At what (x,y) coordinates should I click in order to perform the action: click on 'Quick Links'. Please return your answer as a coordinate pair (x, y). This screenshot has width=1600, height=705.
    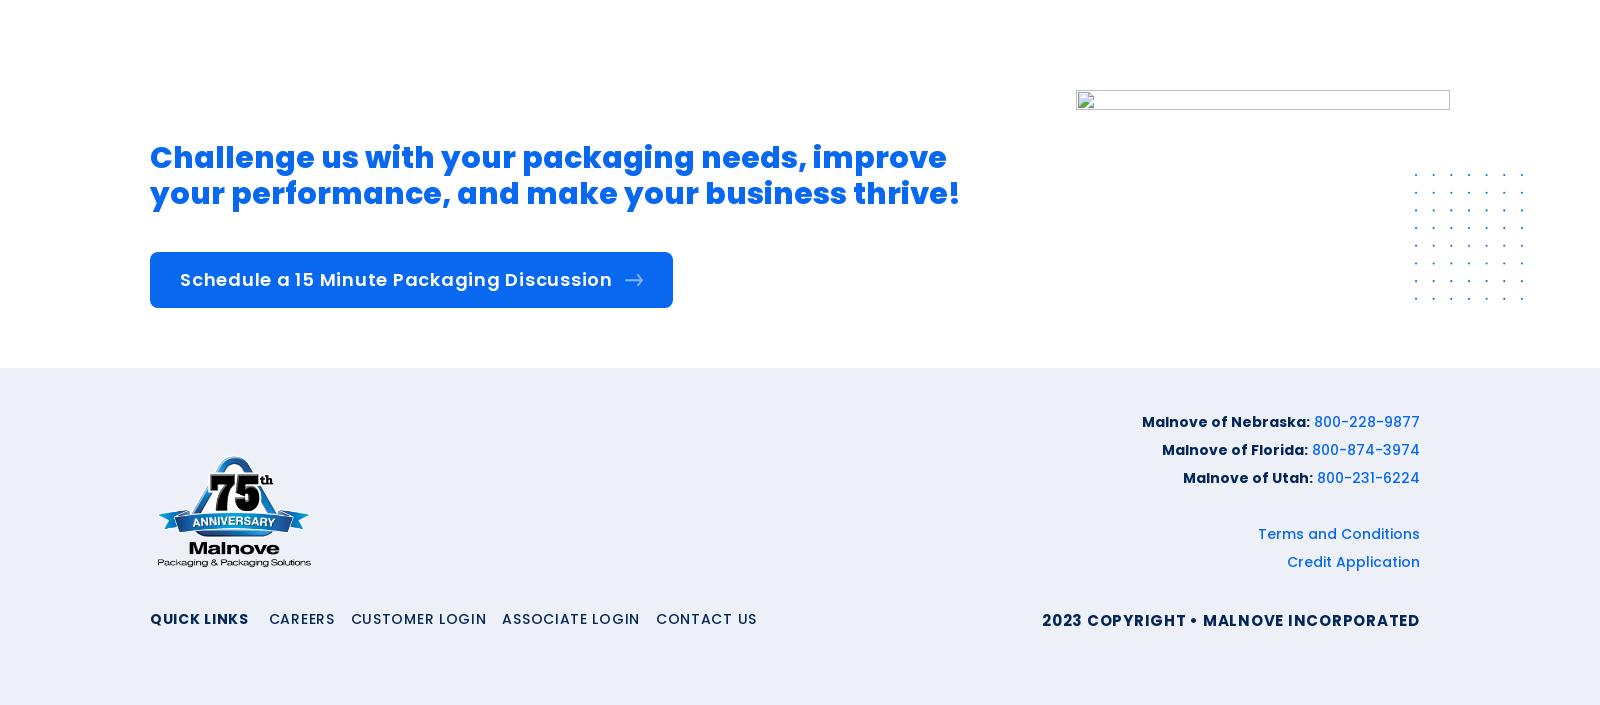
    Looking at the image, I should click on (198, 617).